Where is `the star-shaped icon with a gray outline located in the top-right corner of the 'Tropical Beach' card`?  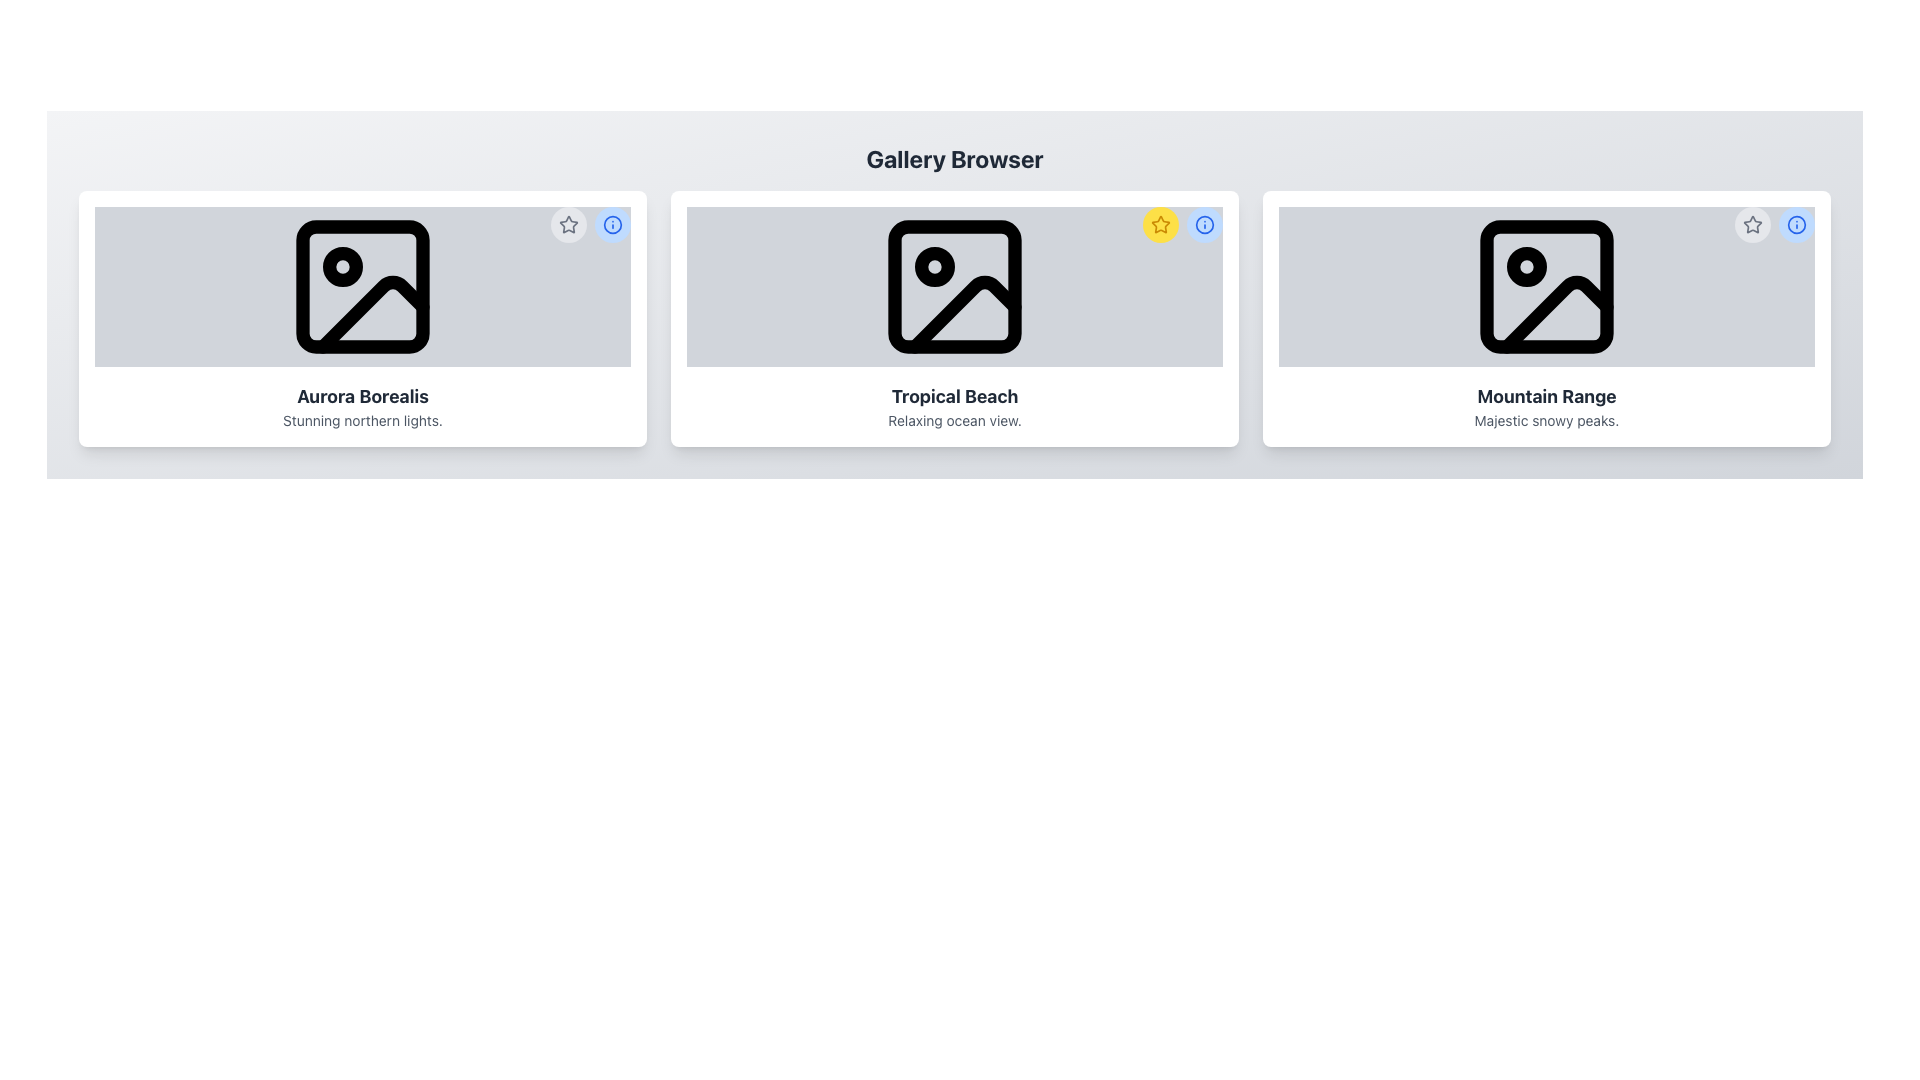
the star-shaped icon with a gray outline located in the top-right corner of the 'Tropical Beach' card is located at coordinates (568, 224).